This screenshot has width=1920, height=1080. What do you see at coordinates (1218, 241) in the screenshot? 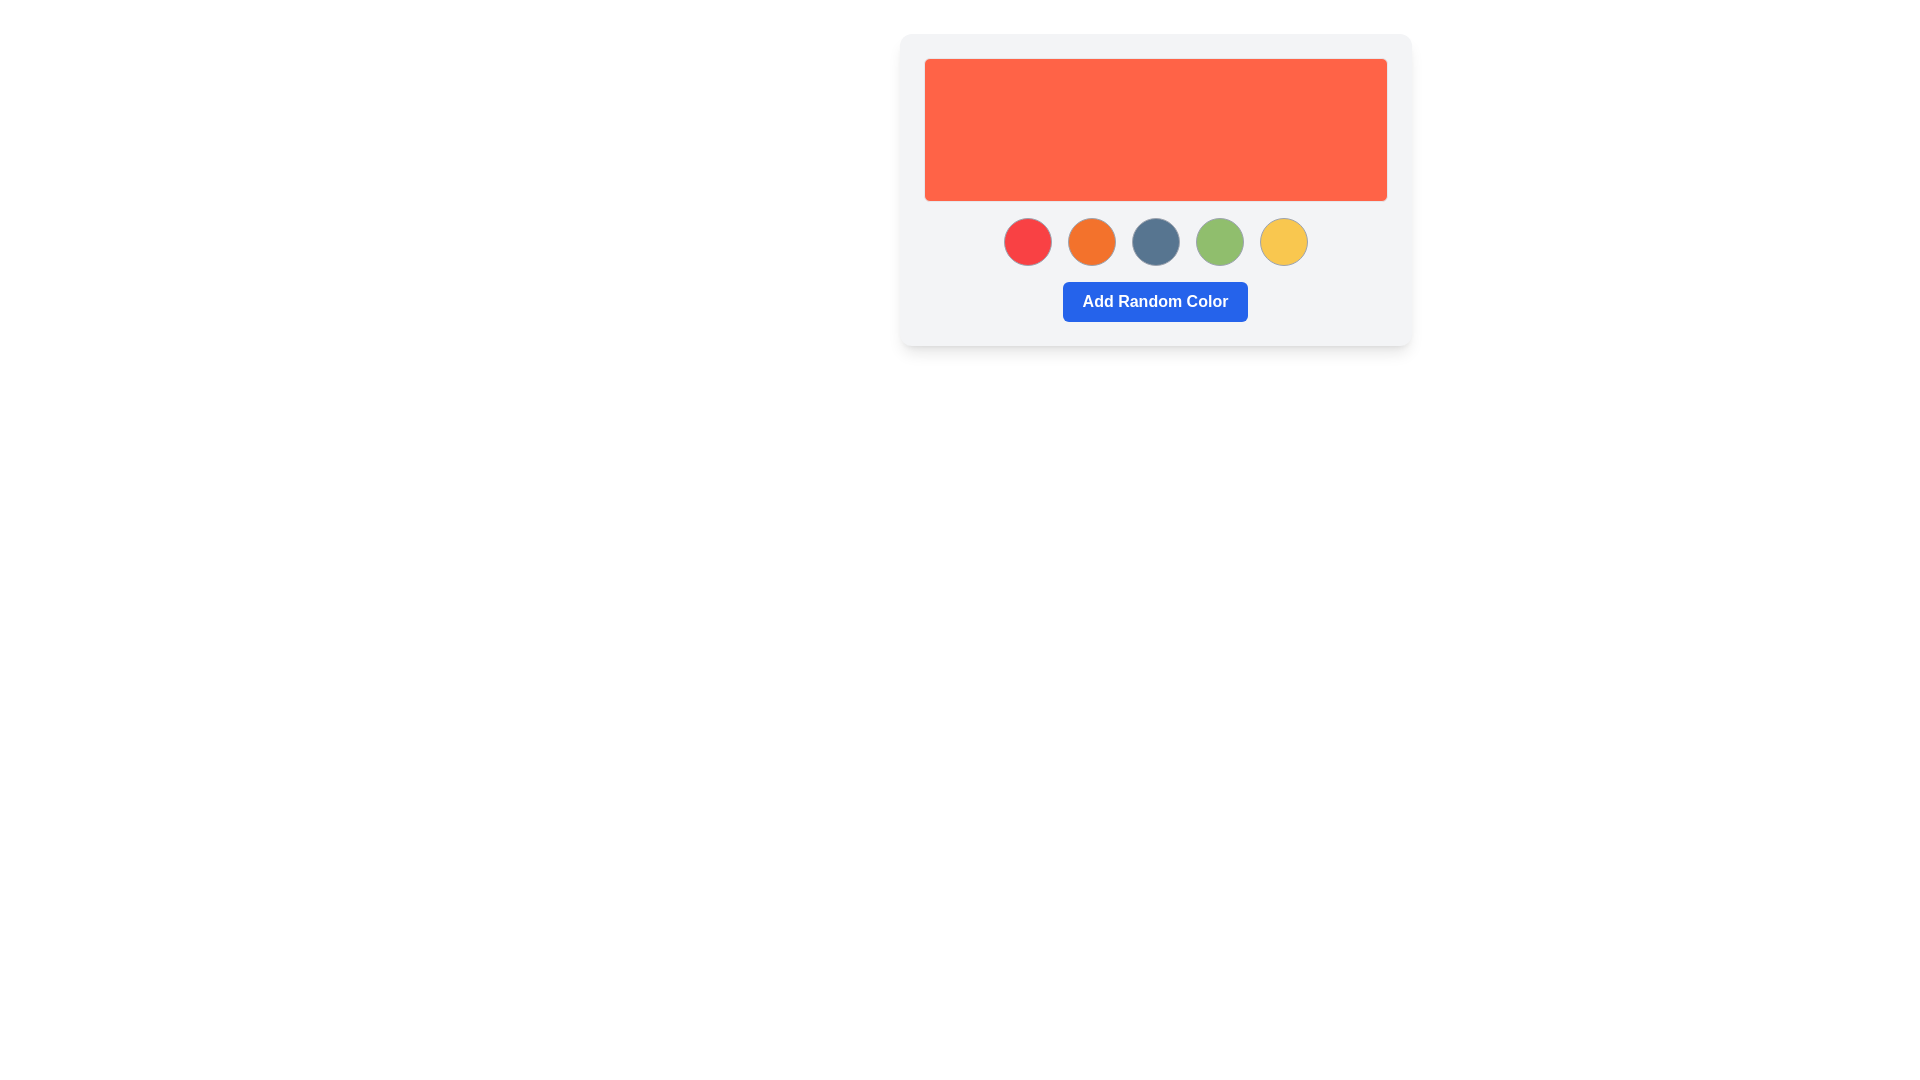
I see `the fourth circle button in the horizontal row` at bounding box center [1218, 241].